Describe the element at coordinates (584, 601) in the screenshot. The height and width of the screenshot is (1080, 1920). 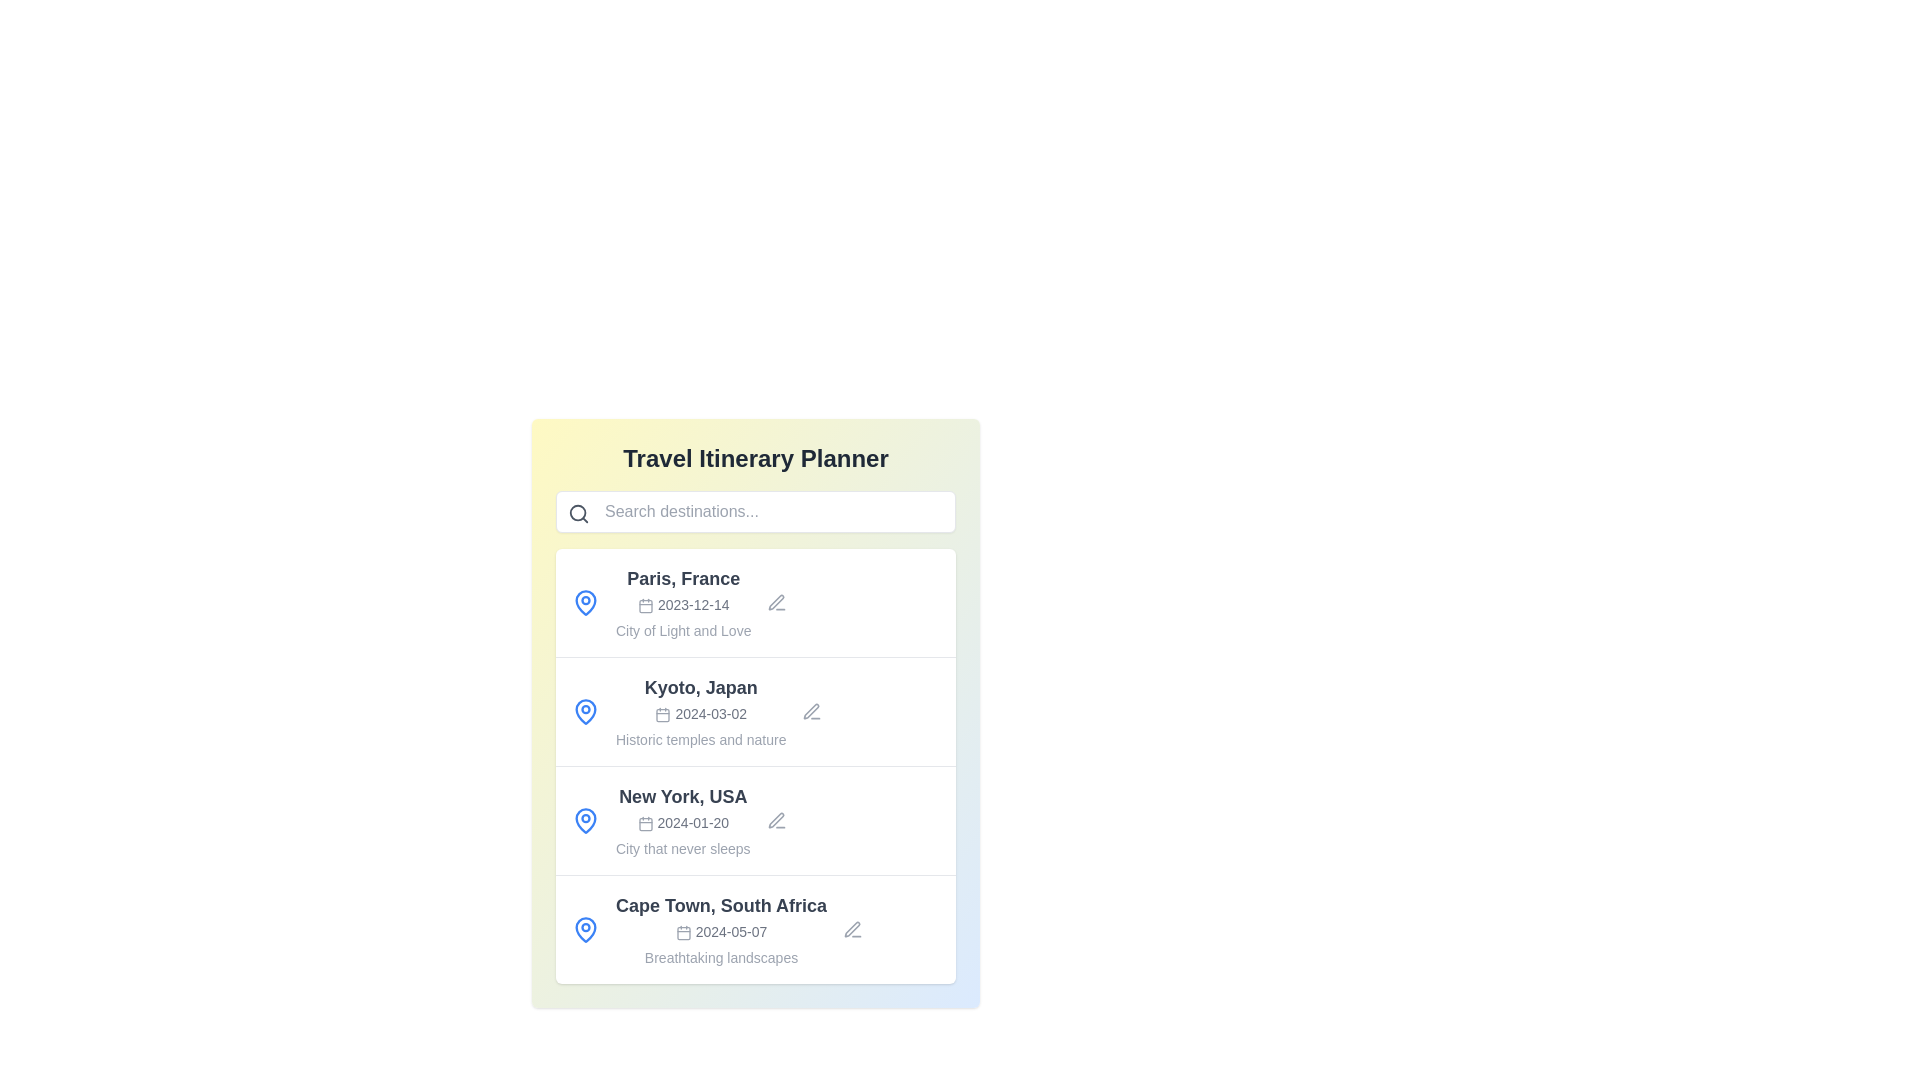
I see `the map pin icon that signifies the 'Paris, France' location entry, located next to the text 'Paris, France'` at that location.